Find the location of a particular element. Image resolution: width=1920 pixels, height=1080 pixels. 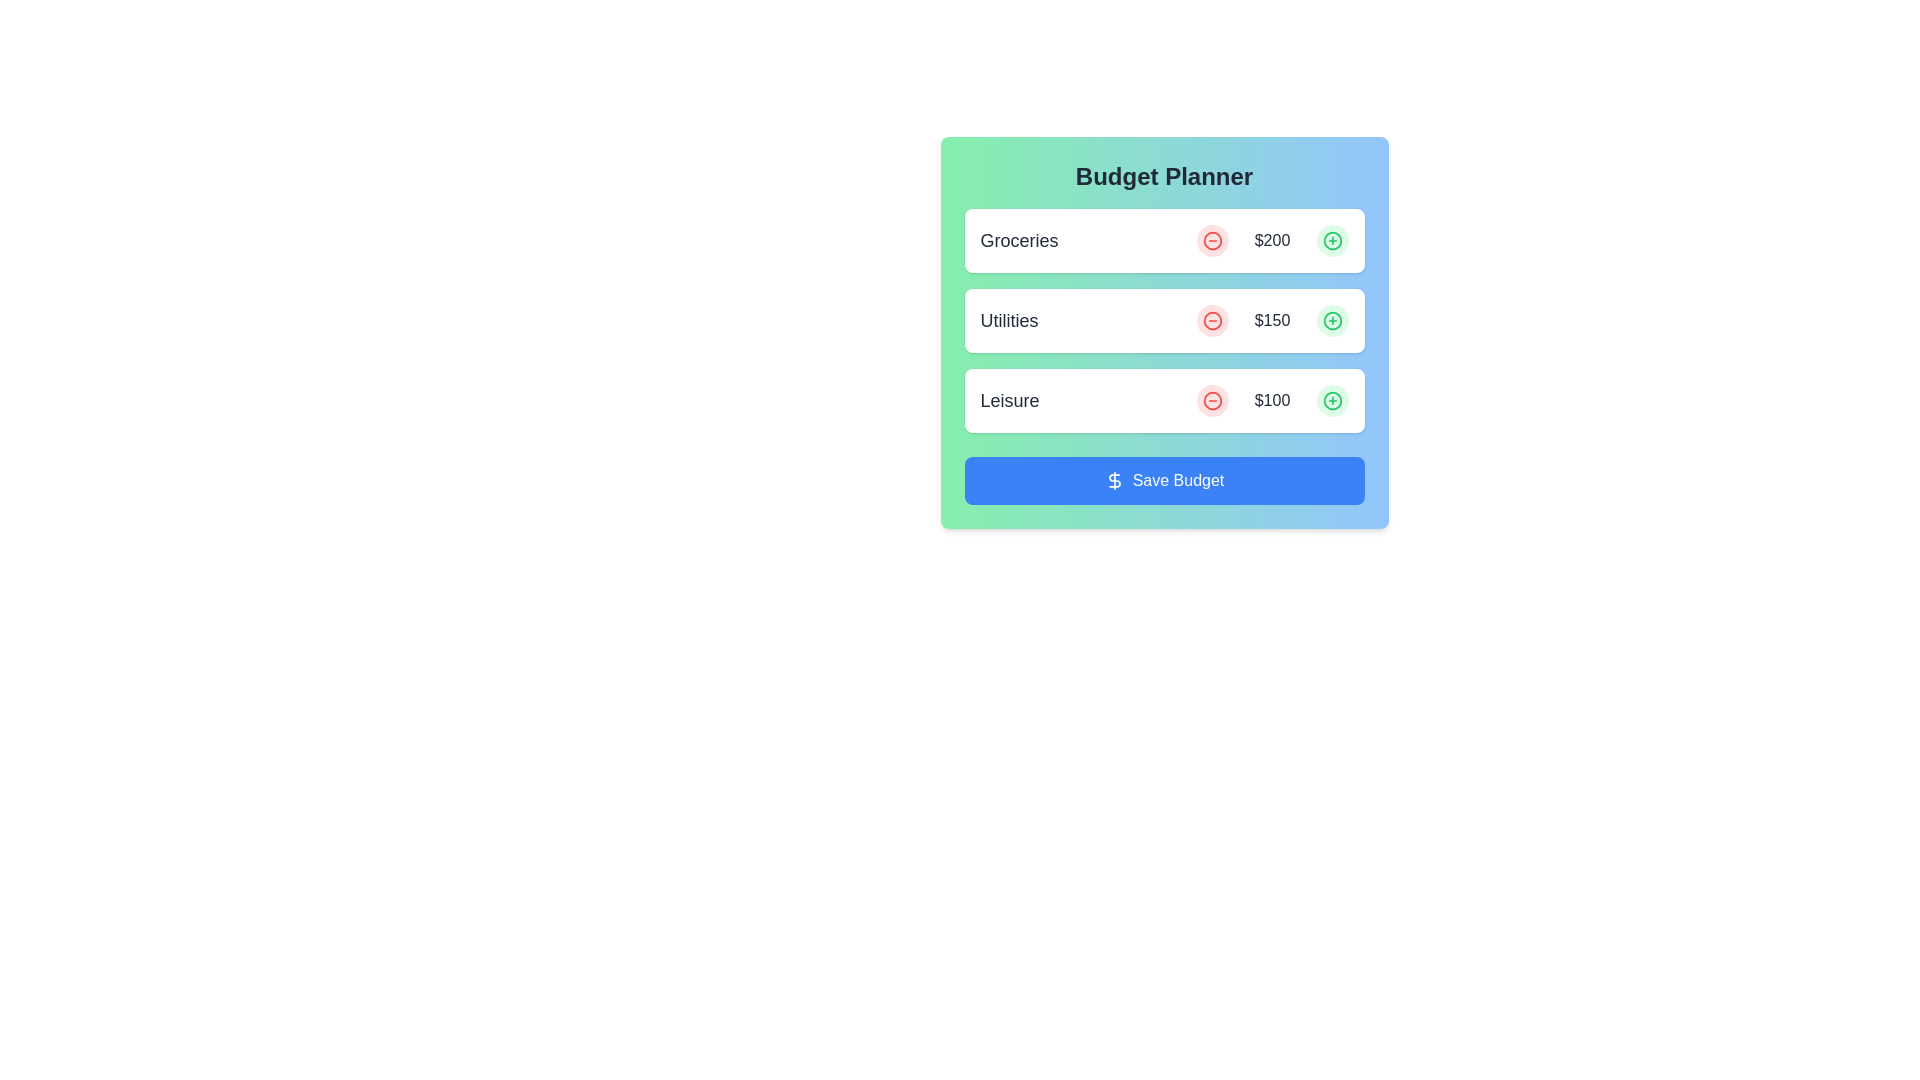

the button that decreases the budget amount for the 'Leisure' category to potentially reveal additional information or feedback is located at coordinates (1211, 401).